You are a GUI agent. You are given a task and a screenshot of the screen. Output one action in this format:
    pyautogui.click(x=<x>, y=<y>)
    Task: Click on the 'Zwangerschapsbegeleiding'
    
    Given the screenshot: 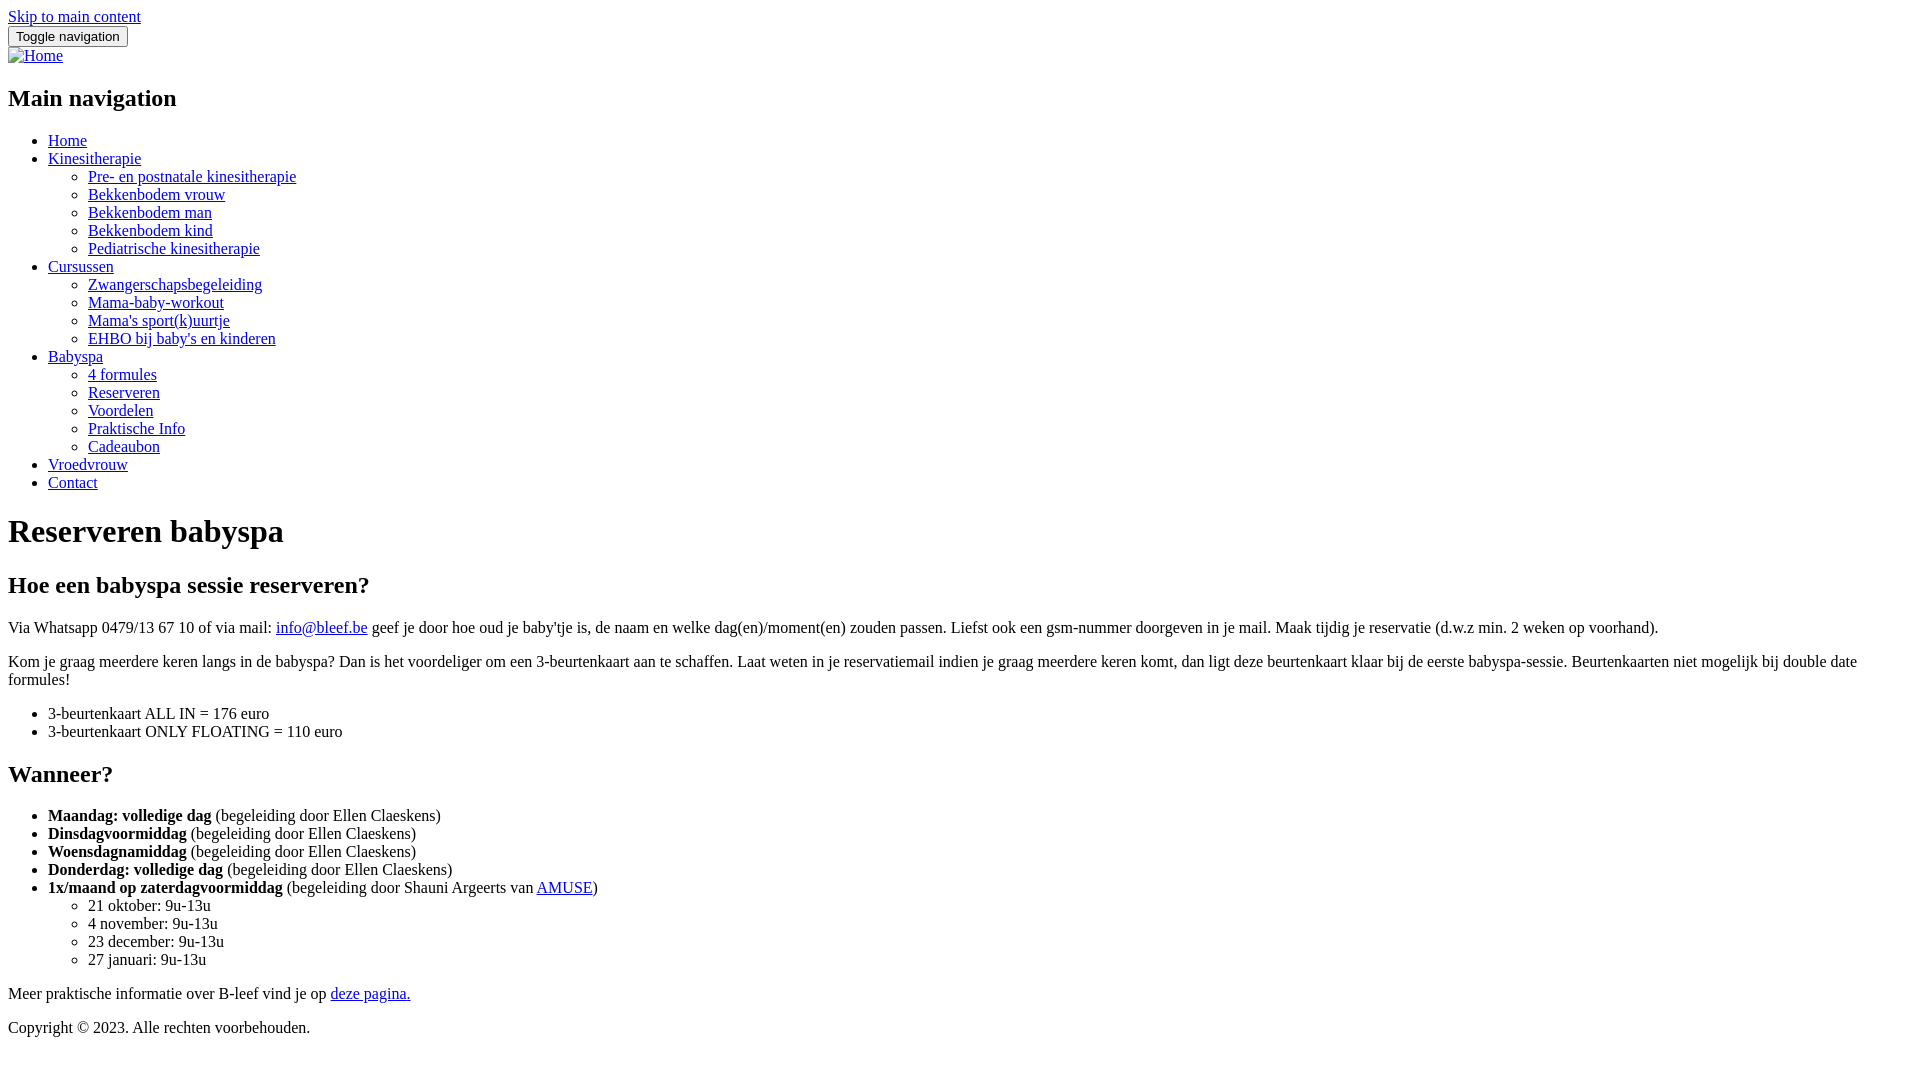 What is the action you would take?
    pyautogui.click(x=174, y=284)
    